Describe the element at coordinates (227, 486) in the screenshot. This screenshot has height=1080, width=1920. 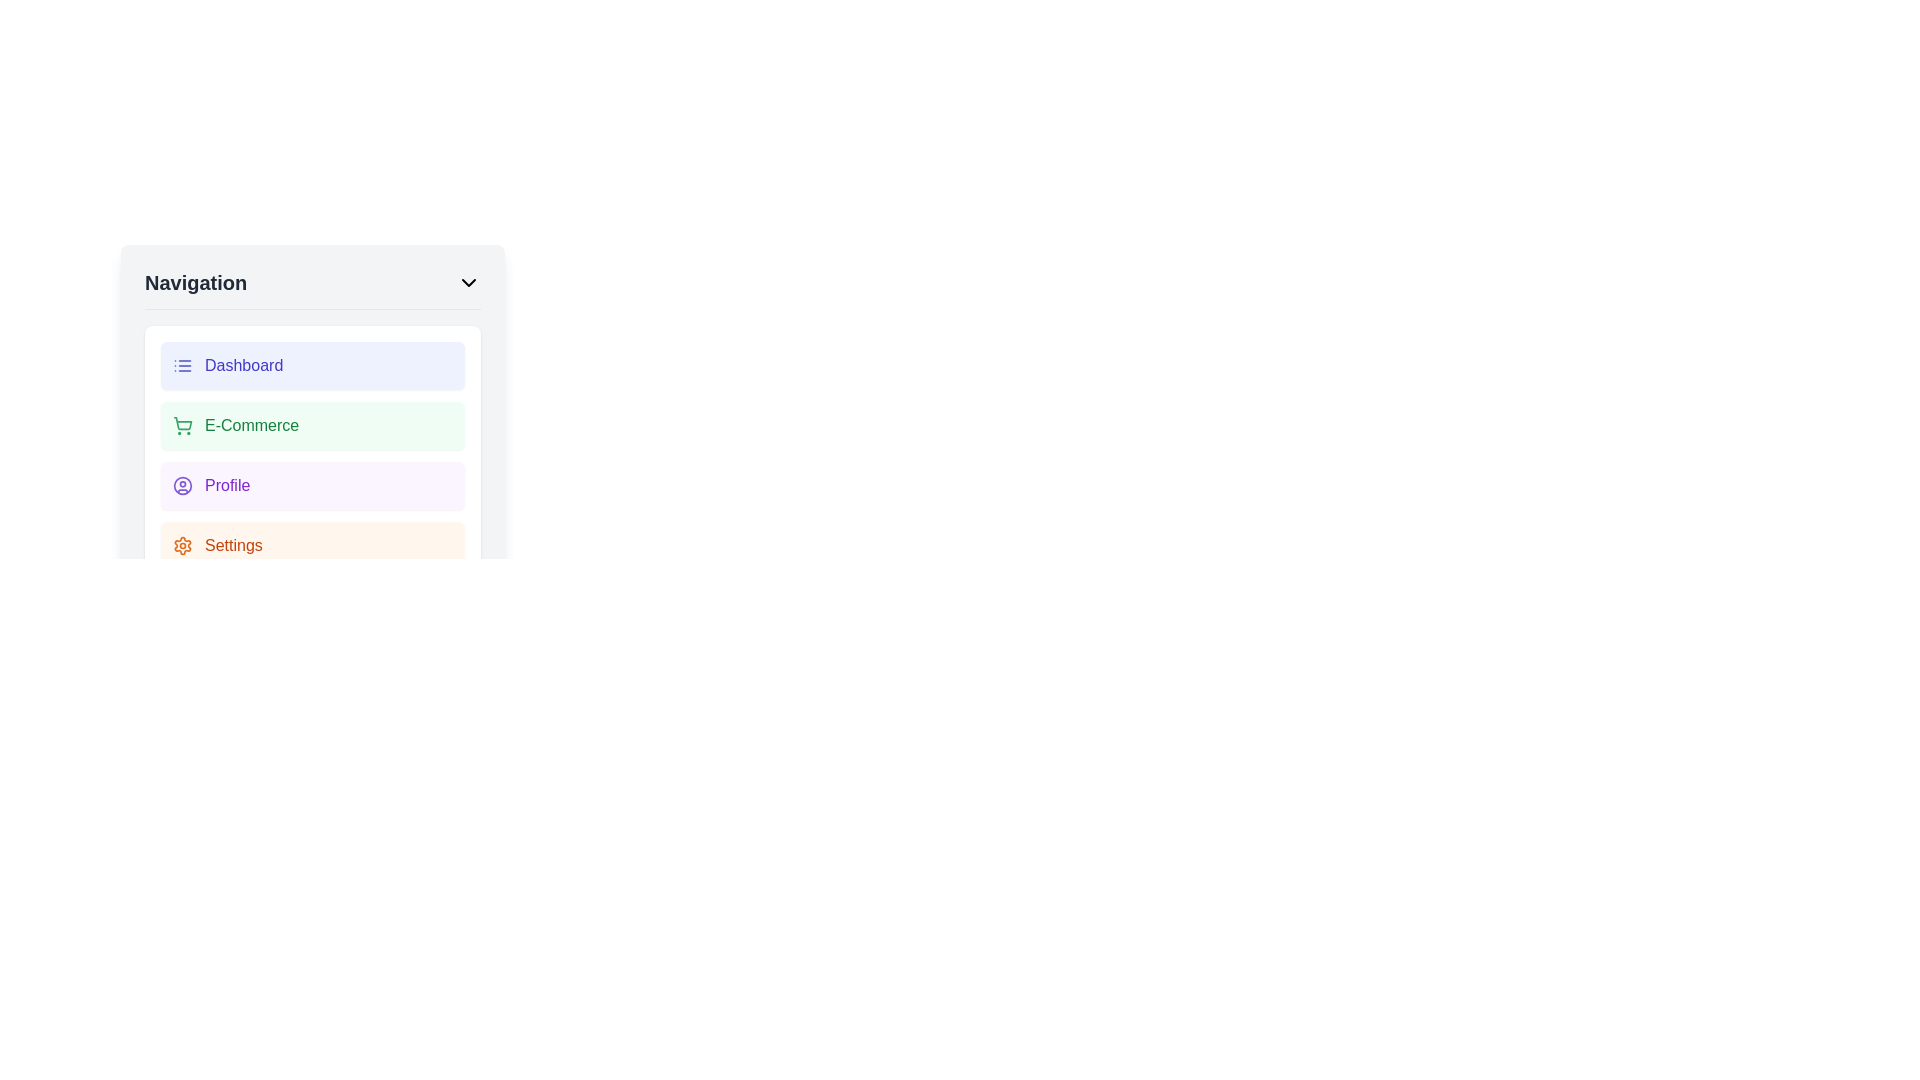
I see `the 'Profile' text label within the navigation menu` at that location.